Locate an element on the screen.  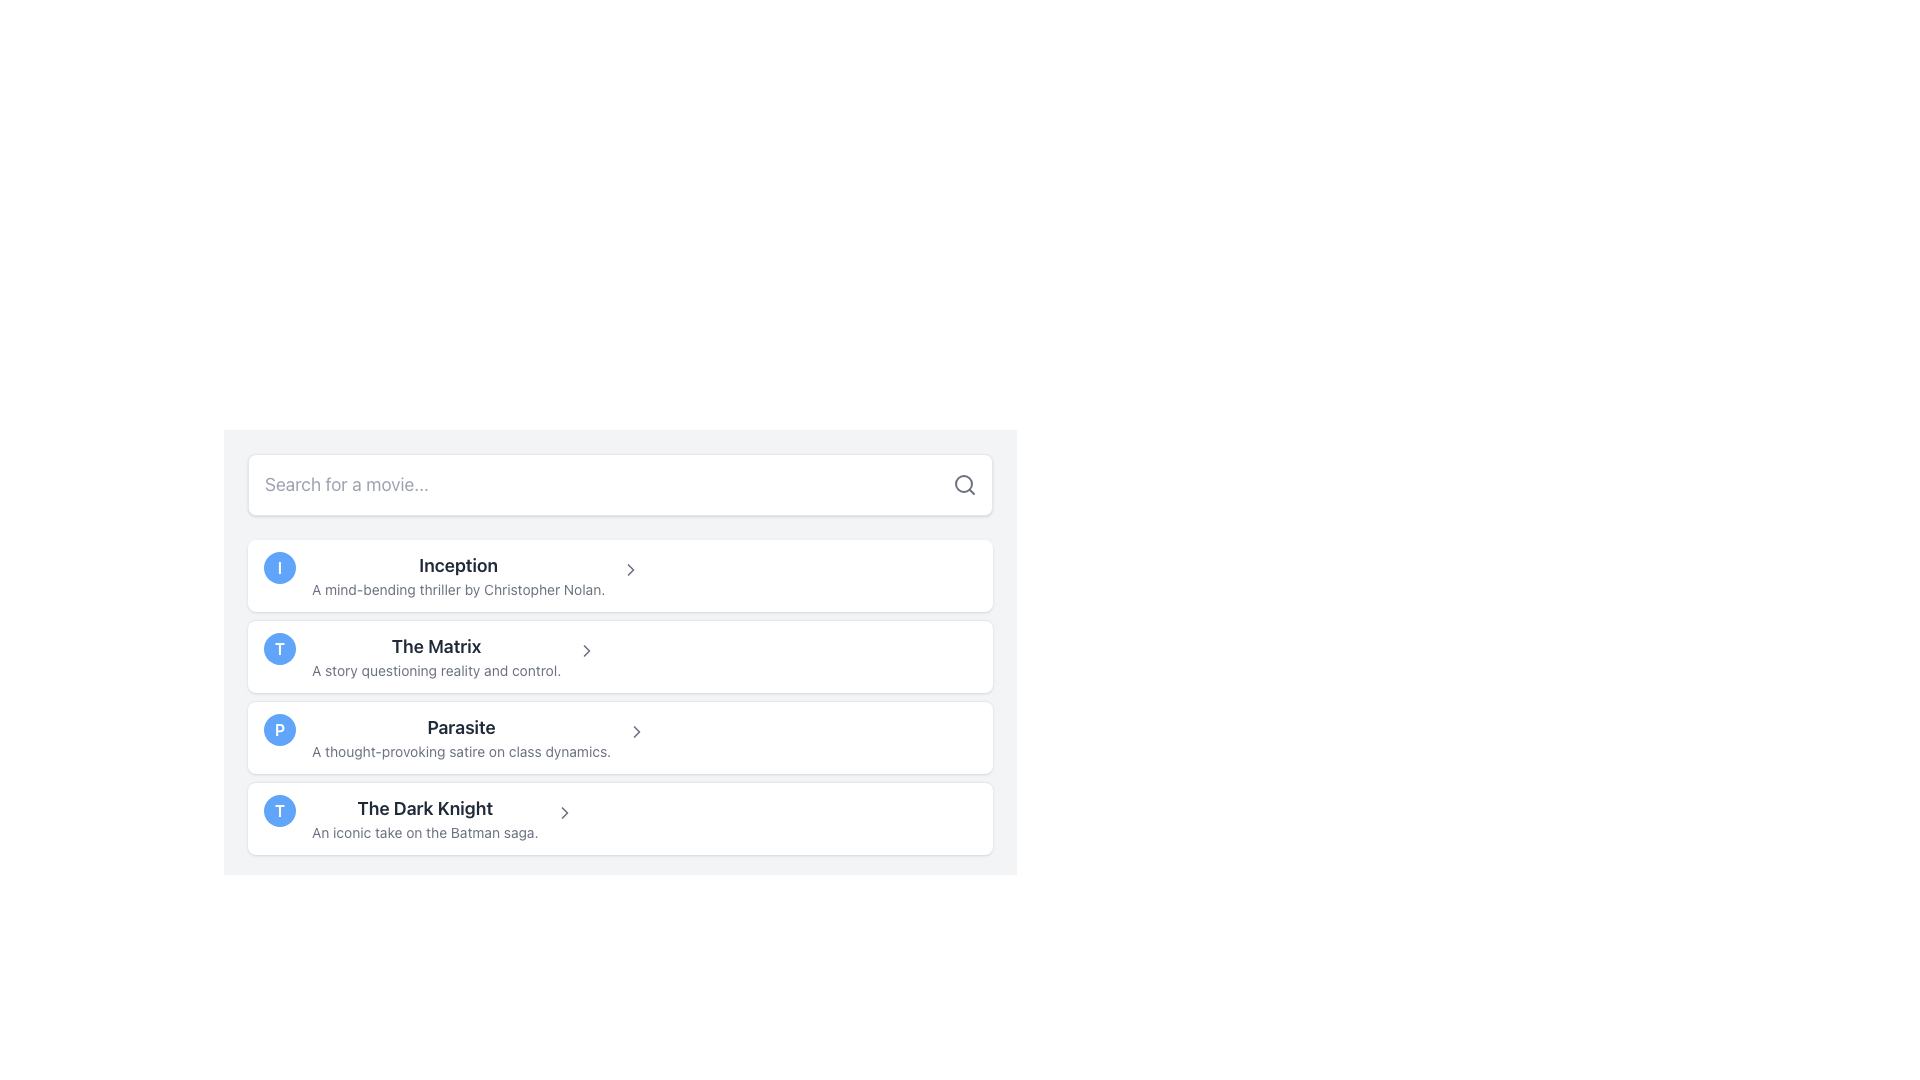
the descriptive text snippet 'A thought-provoking satire on class dynamics.' located below the title 'Parasite' in the card layout is located at coordinates (460, 752).